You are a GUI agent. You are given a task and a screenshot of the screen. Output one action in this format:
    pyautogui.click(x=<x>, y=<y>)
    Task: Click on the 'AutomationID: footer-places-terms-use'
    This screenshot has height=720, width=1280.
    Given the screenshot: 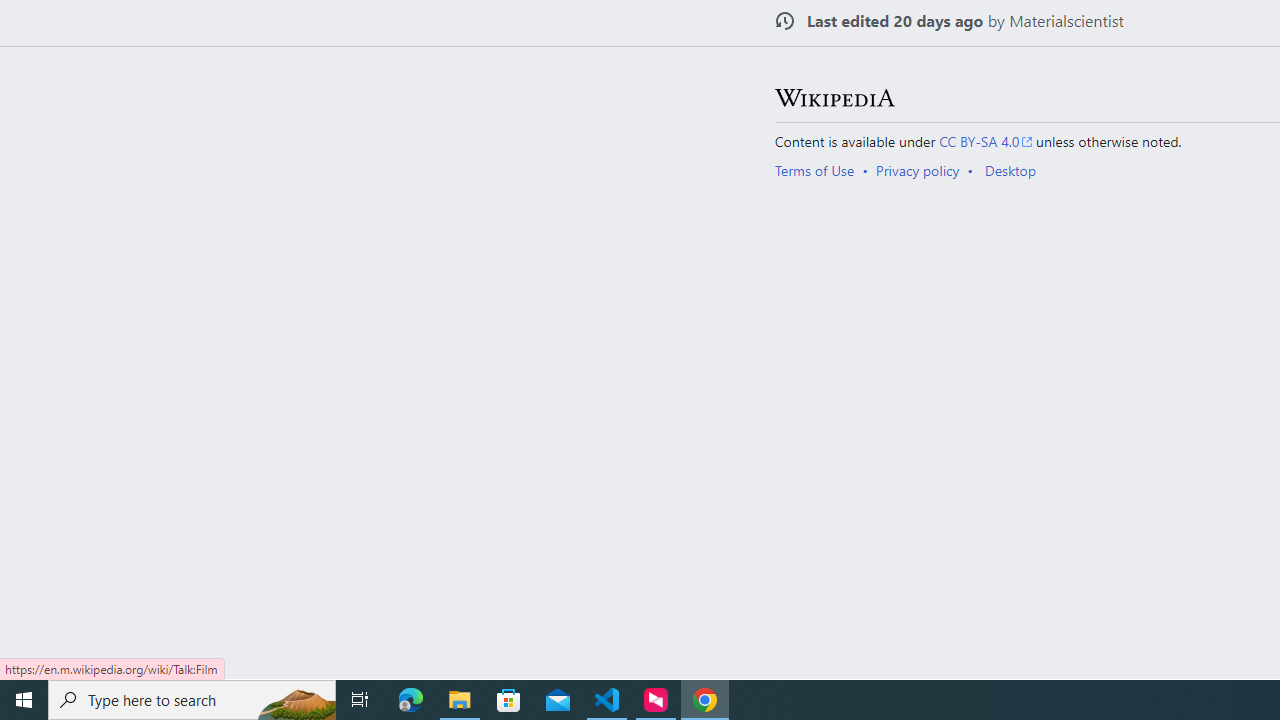 What is the action you would take?
    pyautogui.click(x=821, y=169)
    